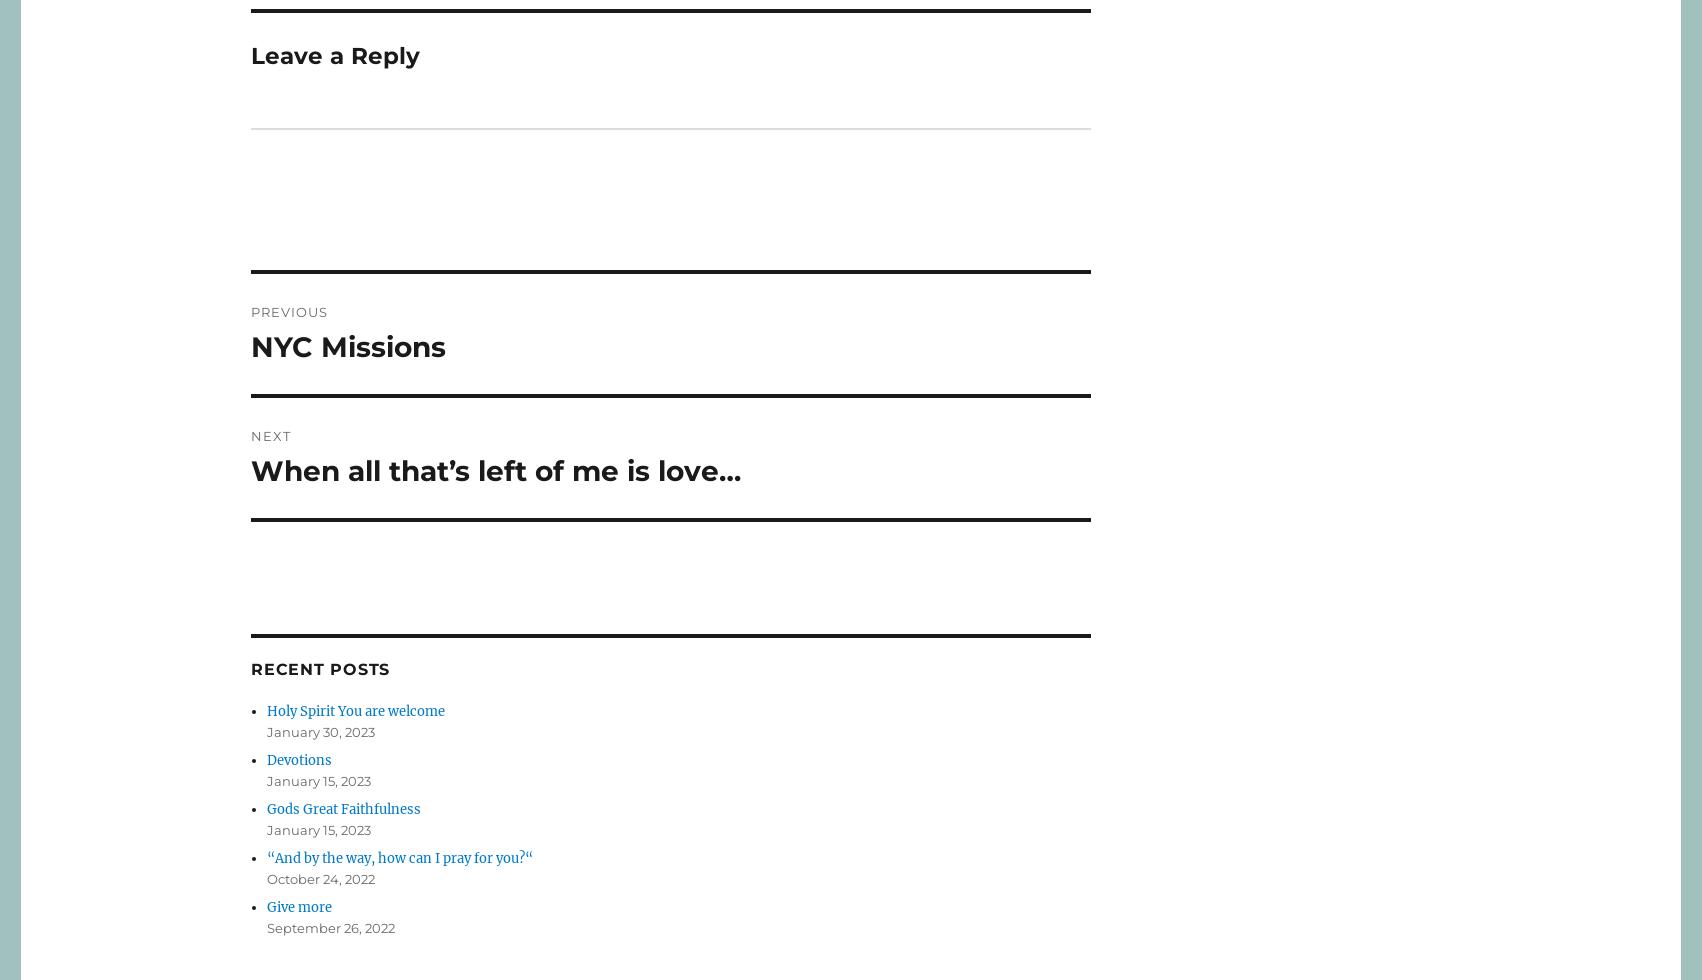 The image size is (1702, 980). I want to click on 'Gods Great Faithfulness', so click(343, 808).